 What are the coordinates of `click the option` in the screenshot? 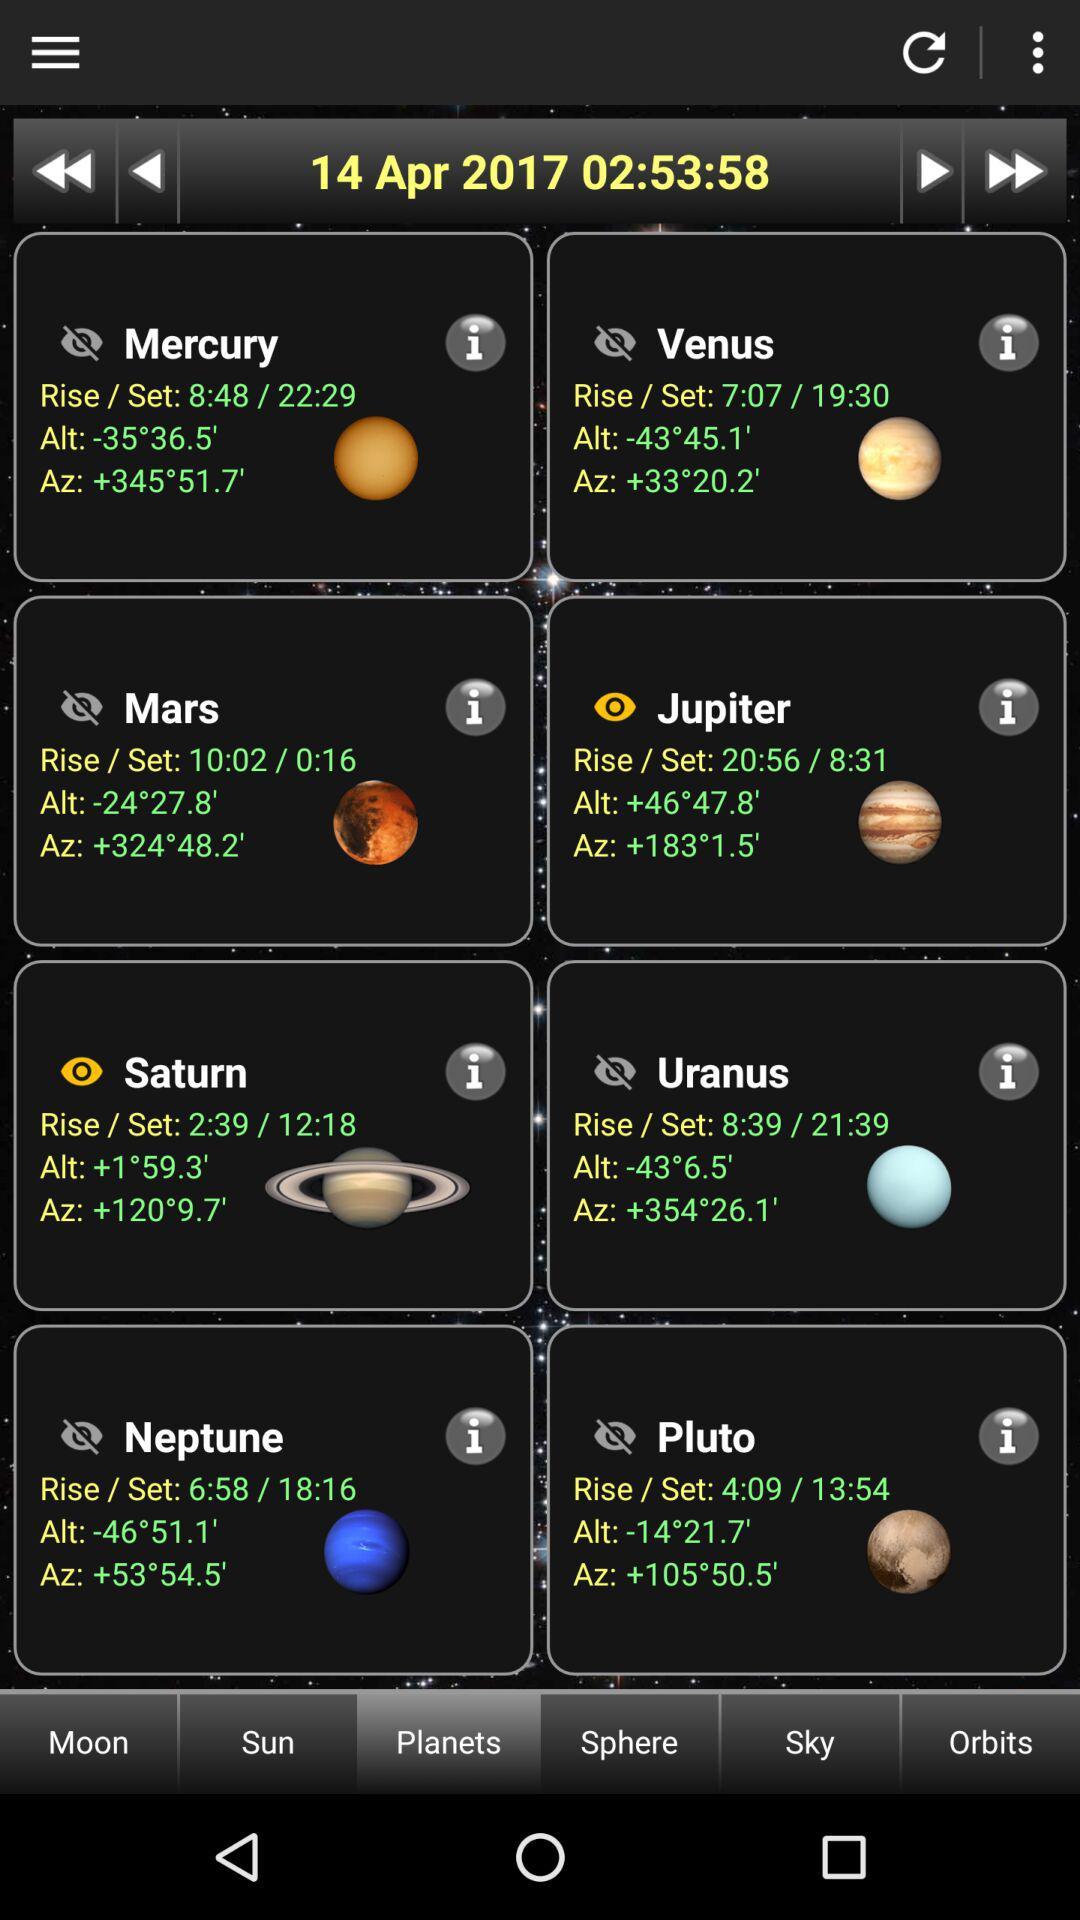 It's located at (1036, 52).